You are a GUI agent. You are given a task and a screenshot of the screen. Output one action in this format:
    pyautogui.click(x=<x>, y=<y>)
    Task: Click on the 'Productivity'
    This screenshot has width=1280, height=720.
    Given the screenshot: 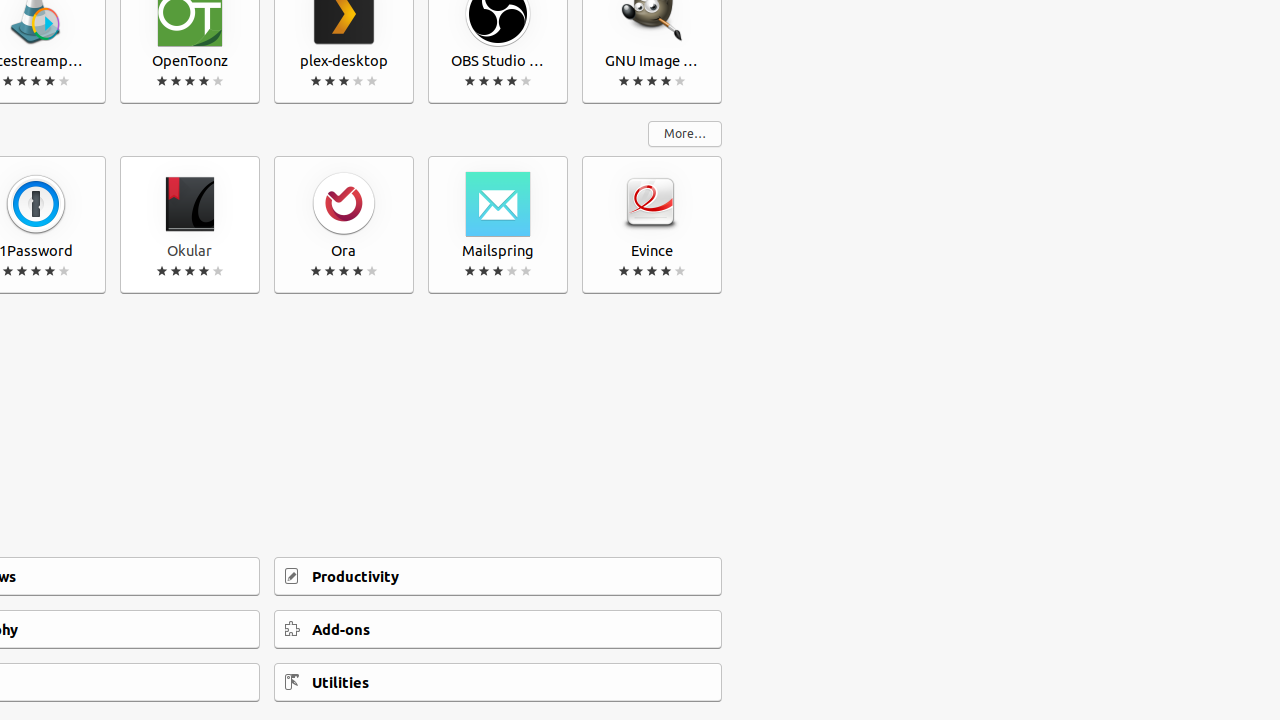 What is the action you would take?
    pyautogui.click(x=498, y=576)
    